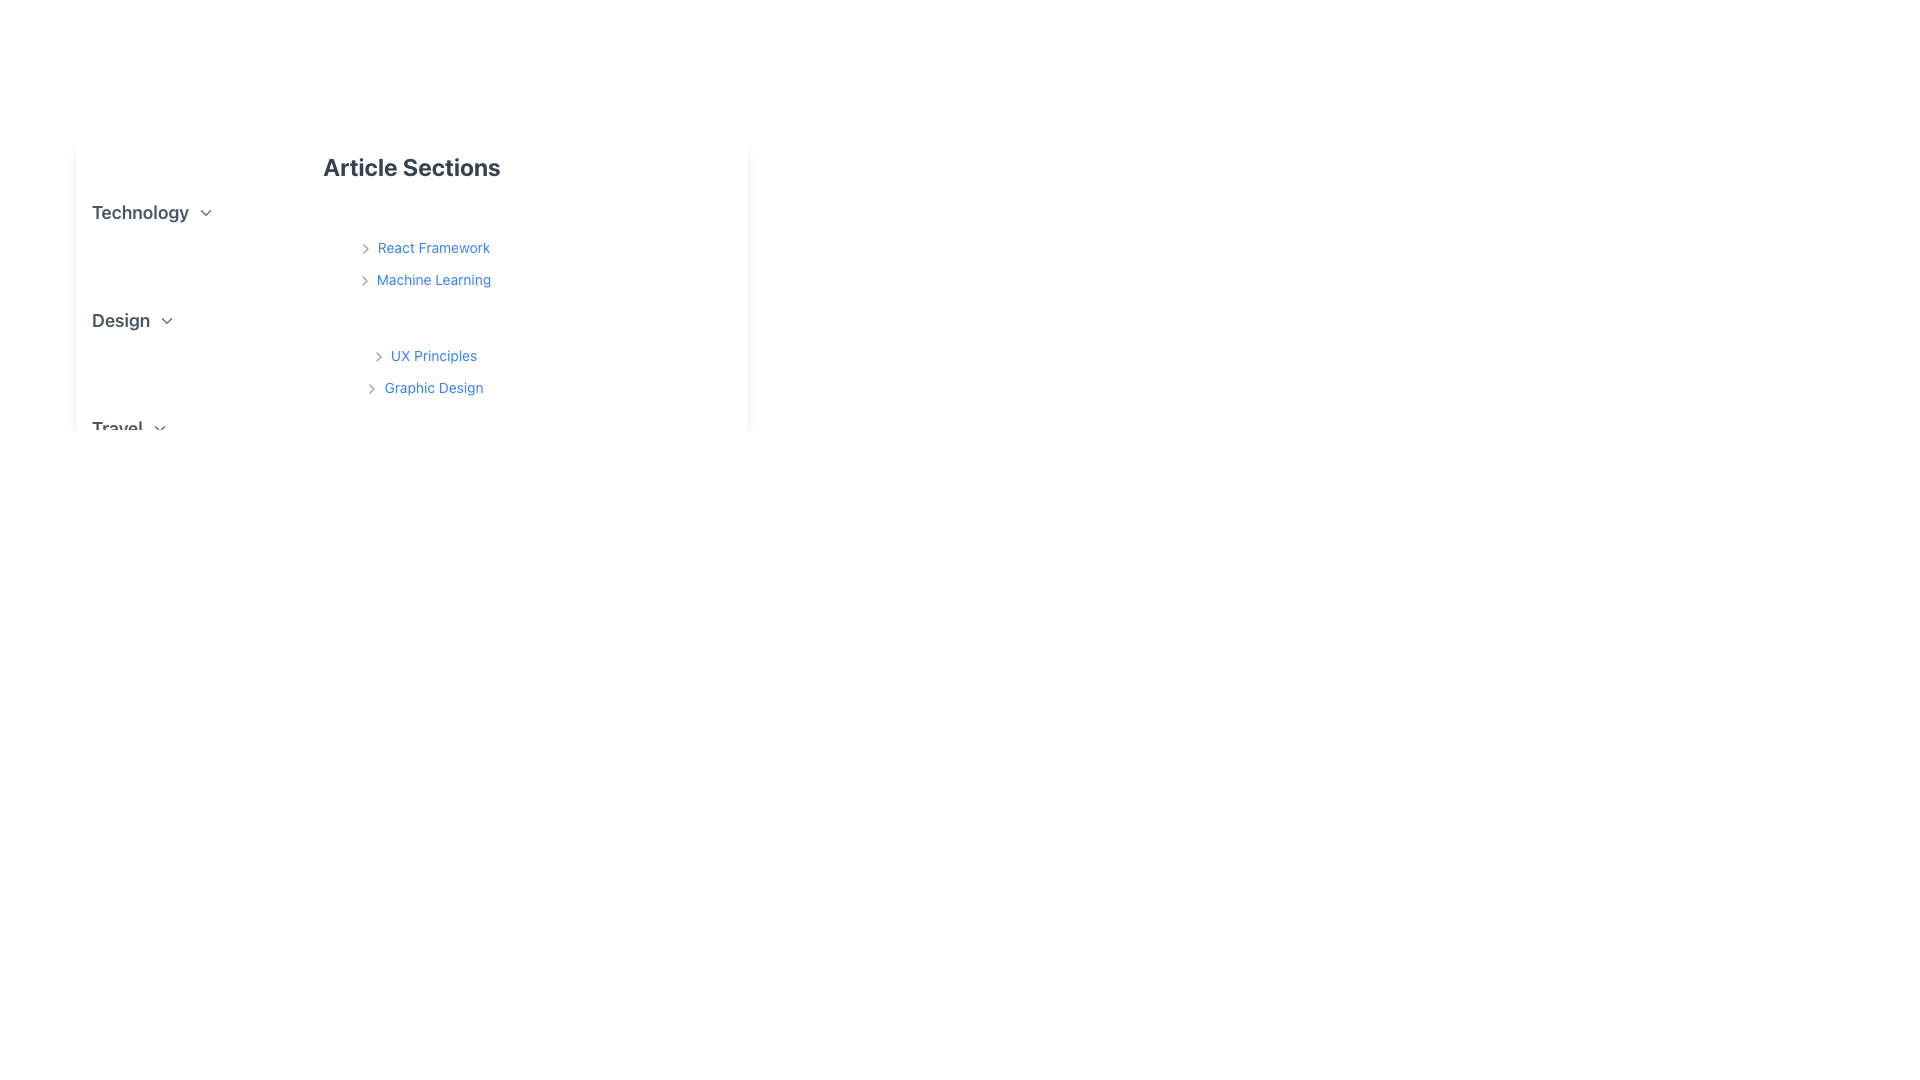 Image resolution: width=1920 pixels, height=1080 pixels. What do you see at coordinates (422, 353) in the screenshot?
I see `the 'UX Principles' clickable text link to trigger the hover effect that changes its color to a darker blue` at bounding box center [422, 353].